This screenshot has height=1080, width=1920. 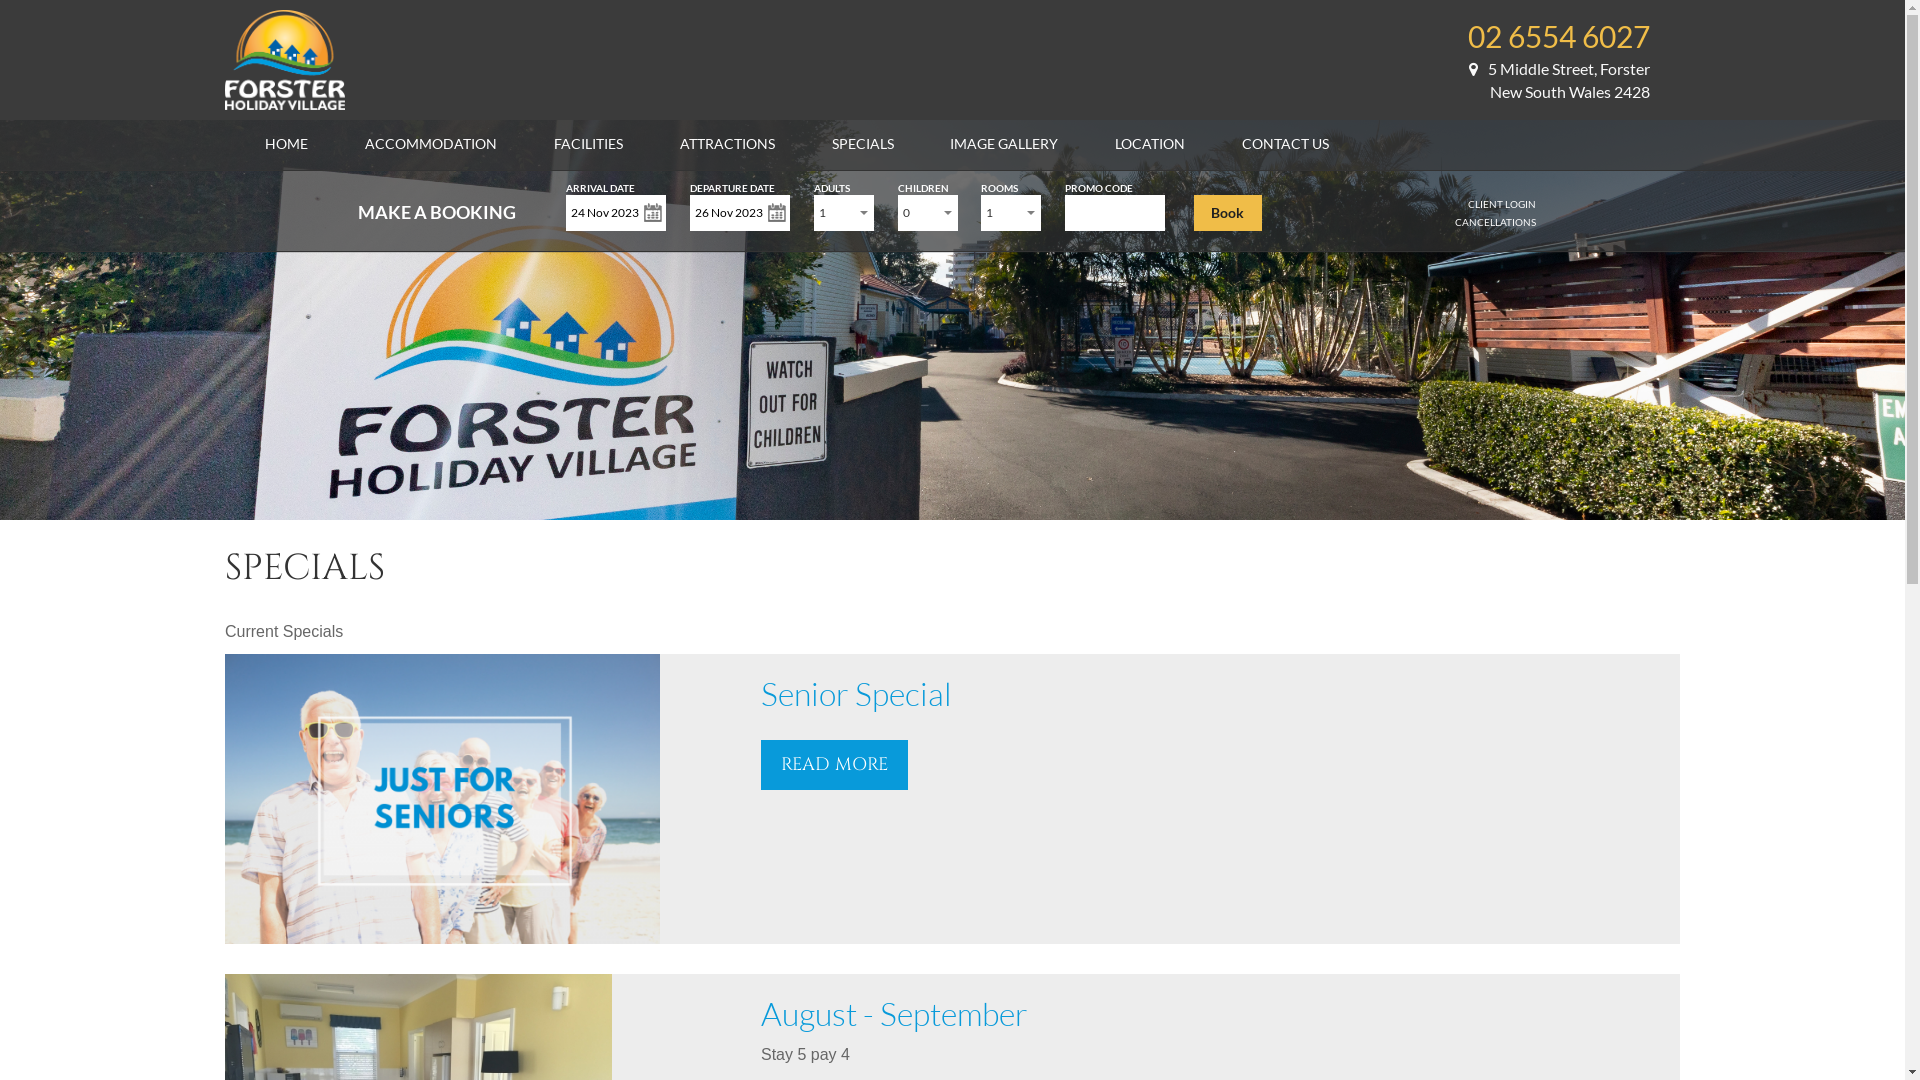 I want to click on '5 Middle Street, Forster, so click(x=1558, y=79).